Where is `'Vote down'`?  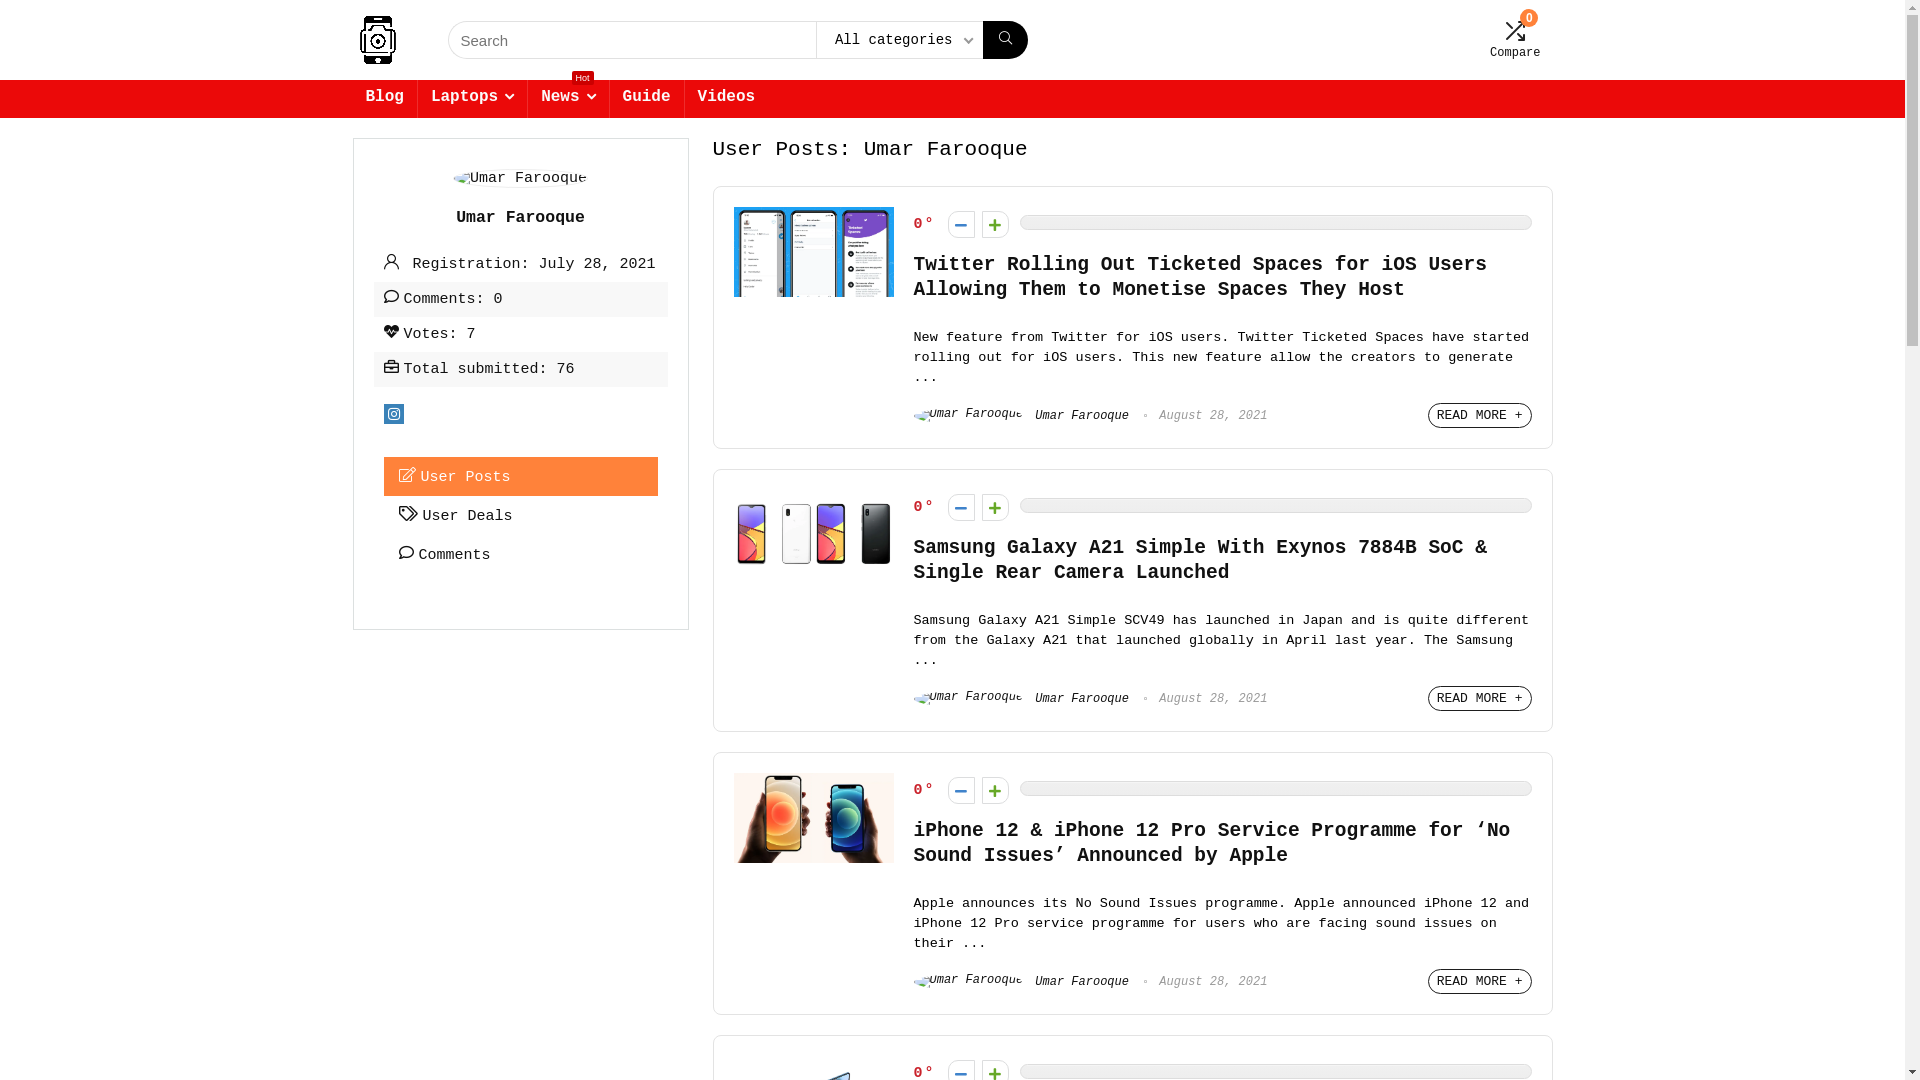
'Vote down' is located at coordinates (961, 224).